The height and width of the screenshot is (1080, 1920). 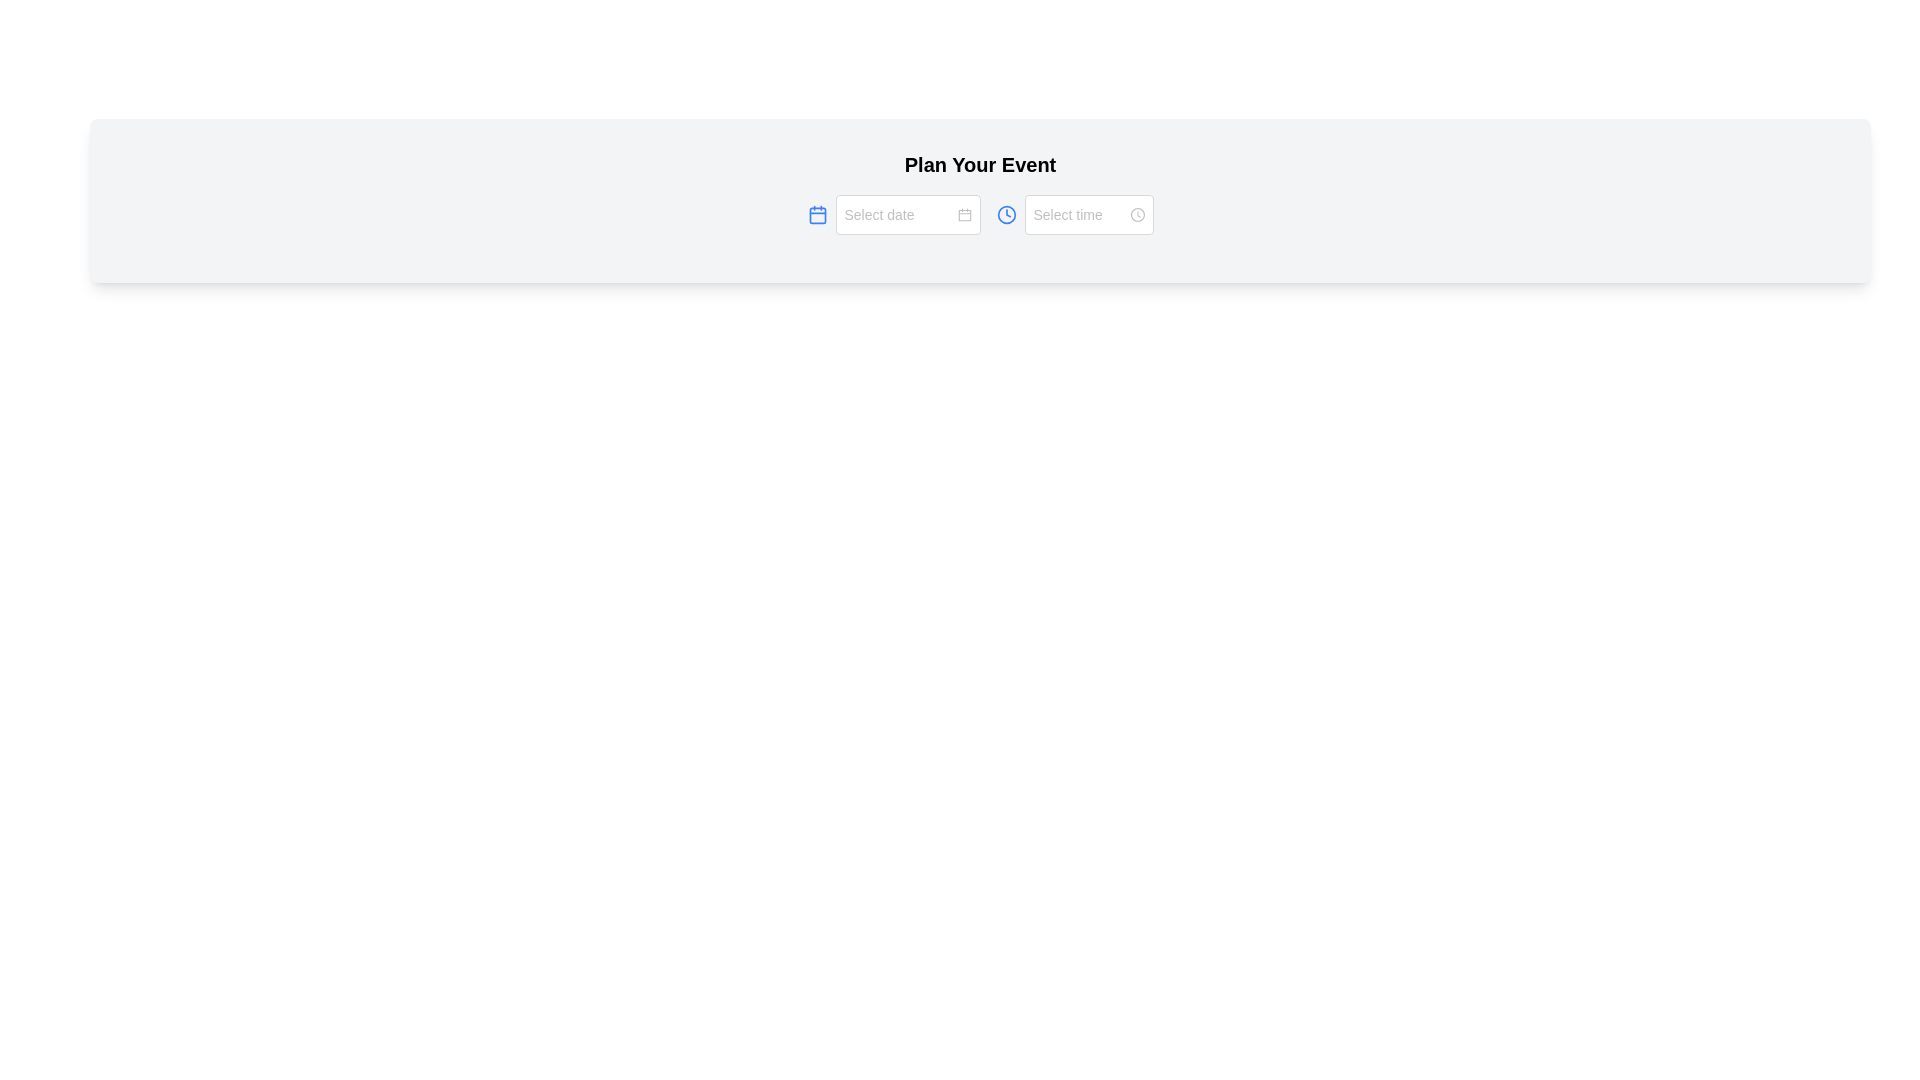 What do you see at coordinates (964, 215) in the screenshot?
I see `the miniature calendar icon, which is located to the right of the 'Select date' placeholder text and before the 'Select time' section` at bounding box center [964, 215].